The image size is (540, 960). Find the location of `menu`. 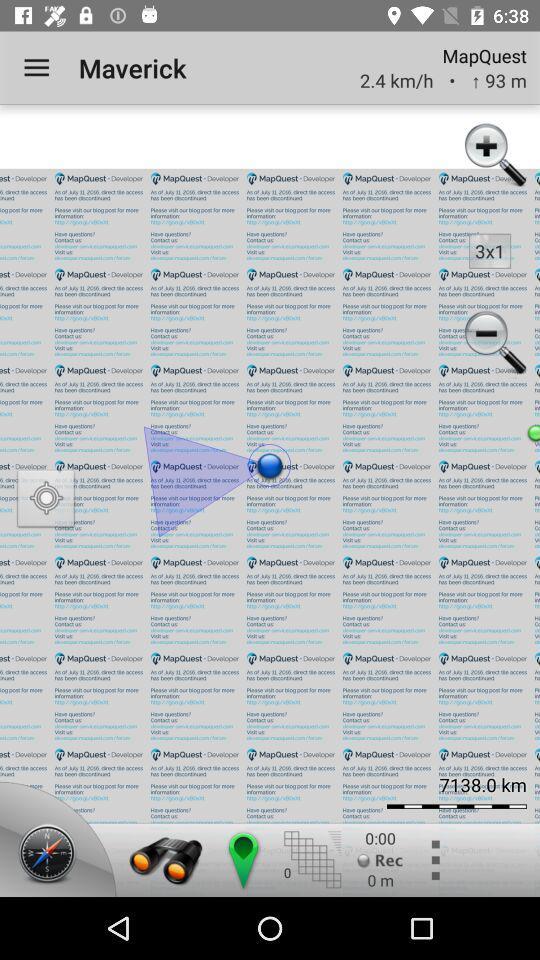

menu is located at coordinates (433, 859).